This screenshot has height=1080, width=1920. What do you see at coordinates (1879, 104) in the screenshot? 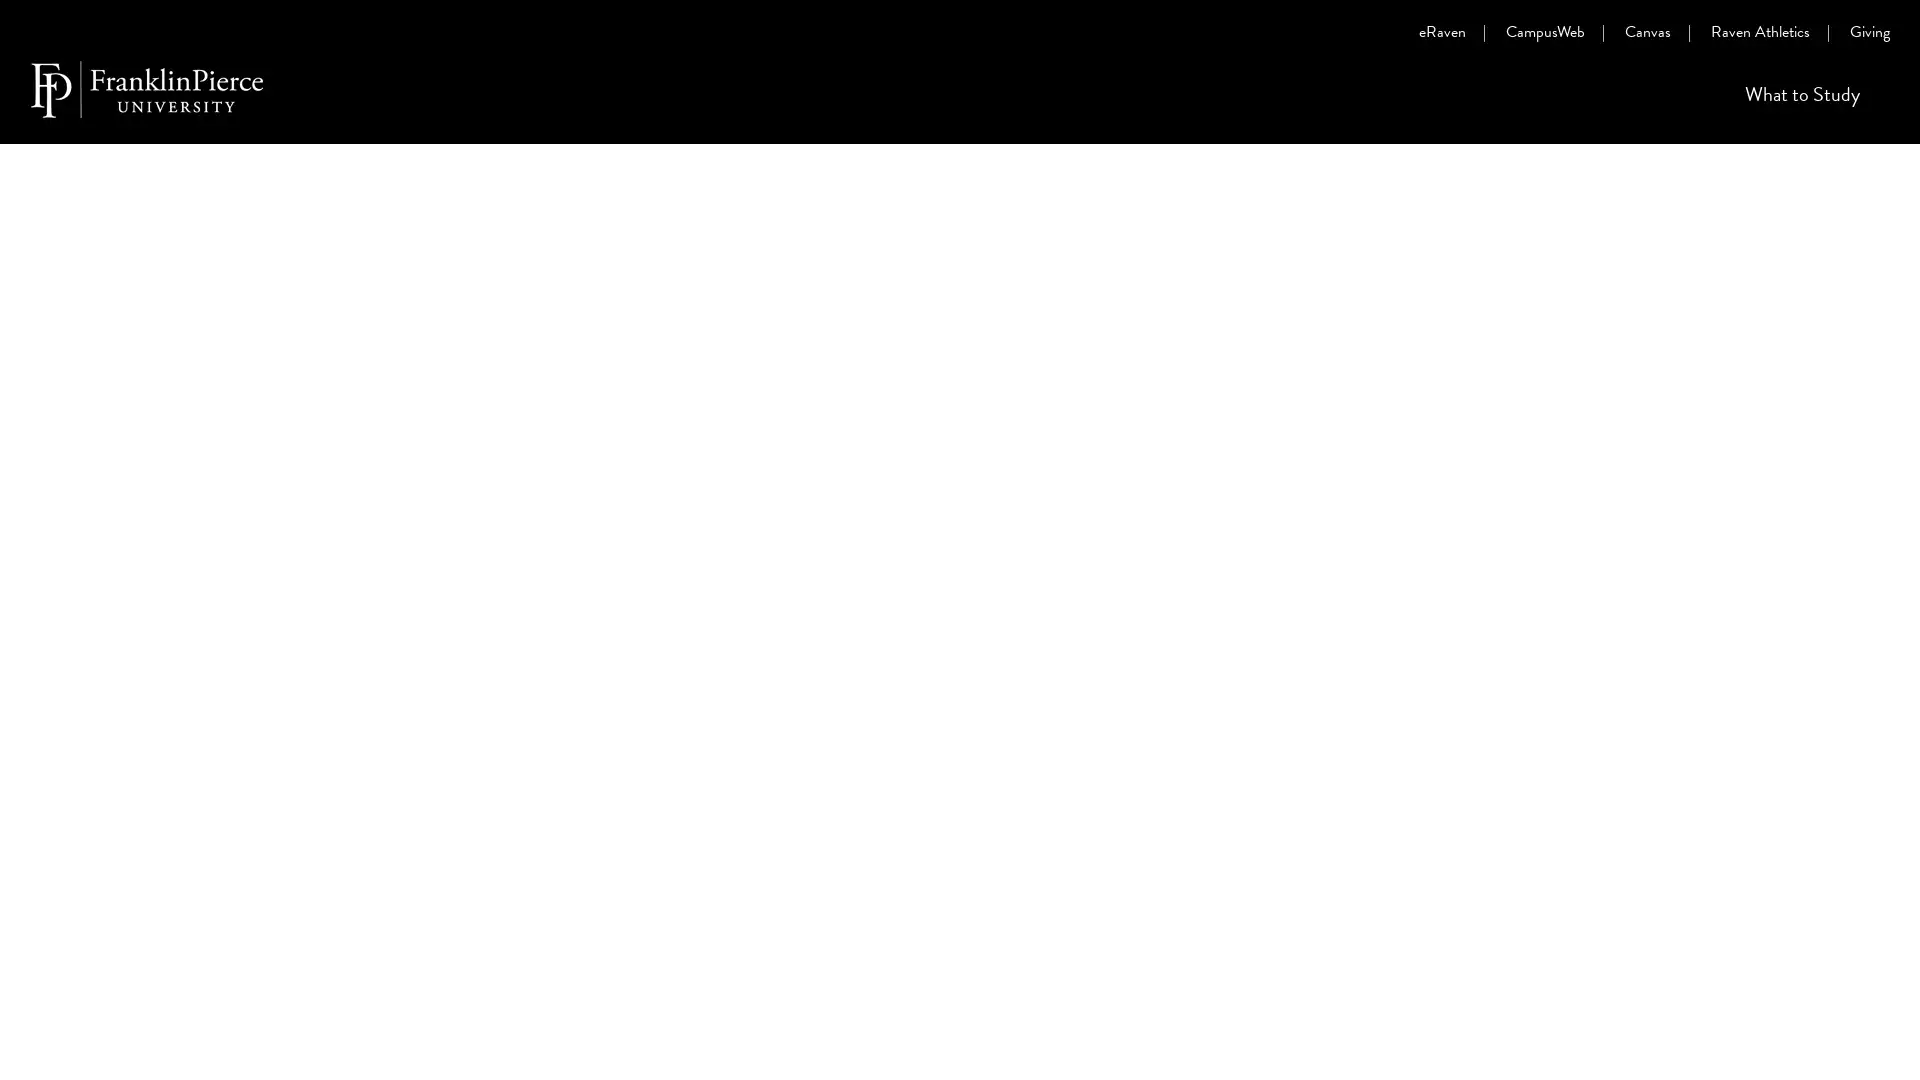
I see `search` at bounding box center [1879, 104].